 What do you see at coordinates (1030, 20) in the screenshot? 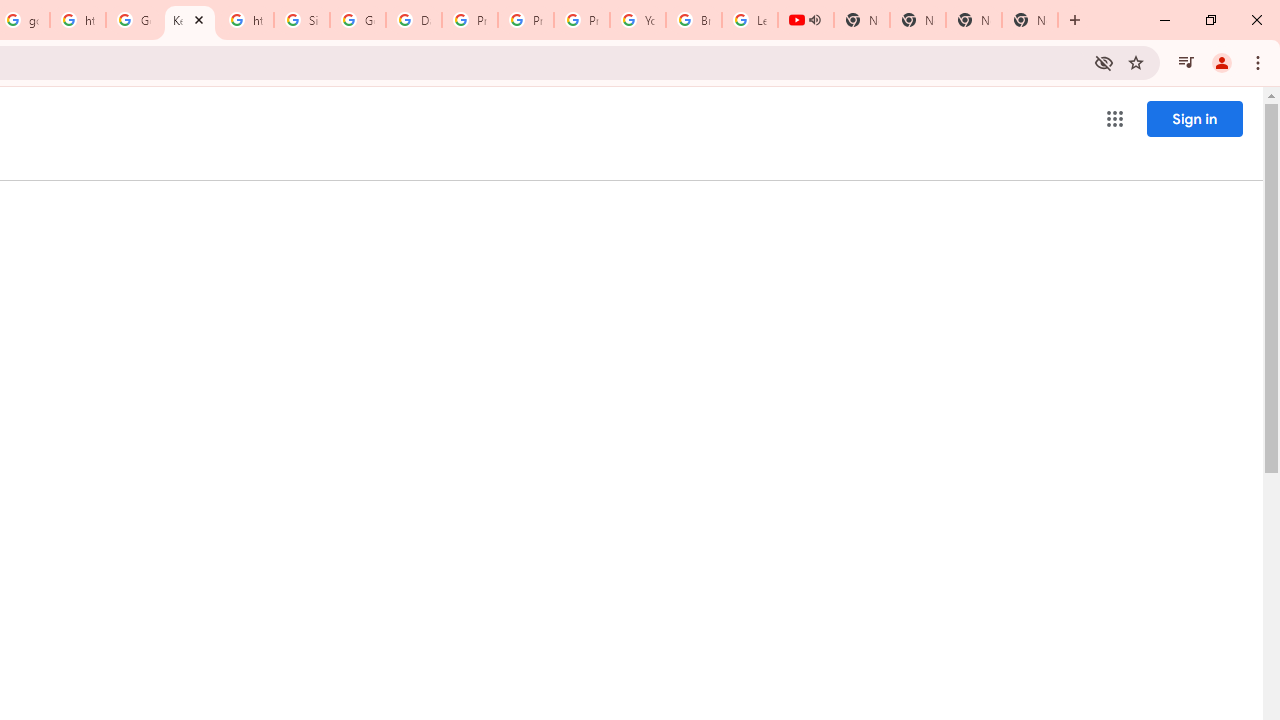
I see `'New Tab'` at bounding box center [1030, 20].